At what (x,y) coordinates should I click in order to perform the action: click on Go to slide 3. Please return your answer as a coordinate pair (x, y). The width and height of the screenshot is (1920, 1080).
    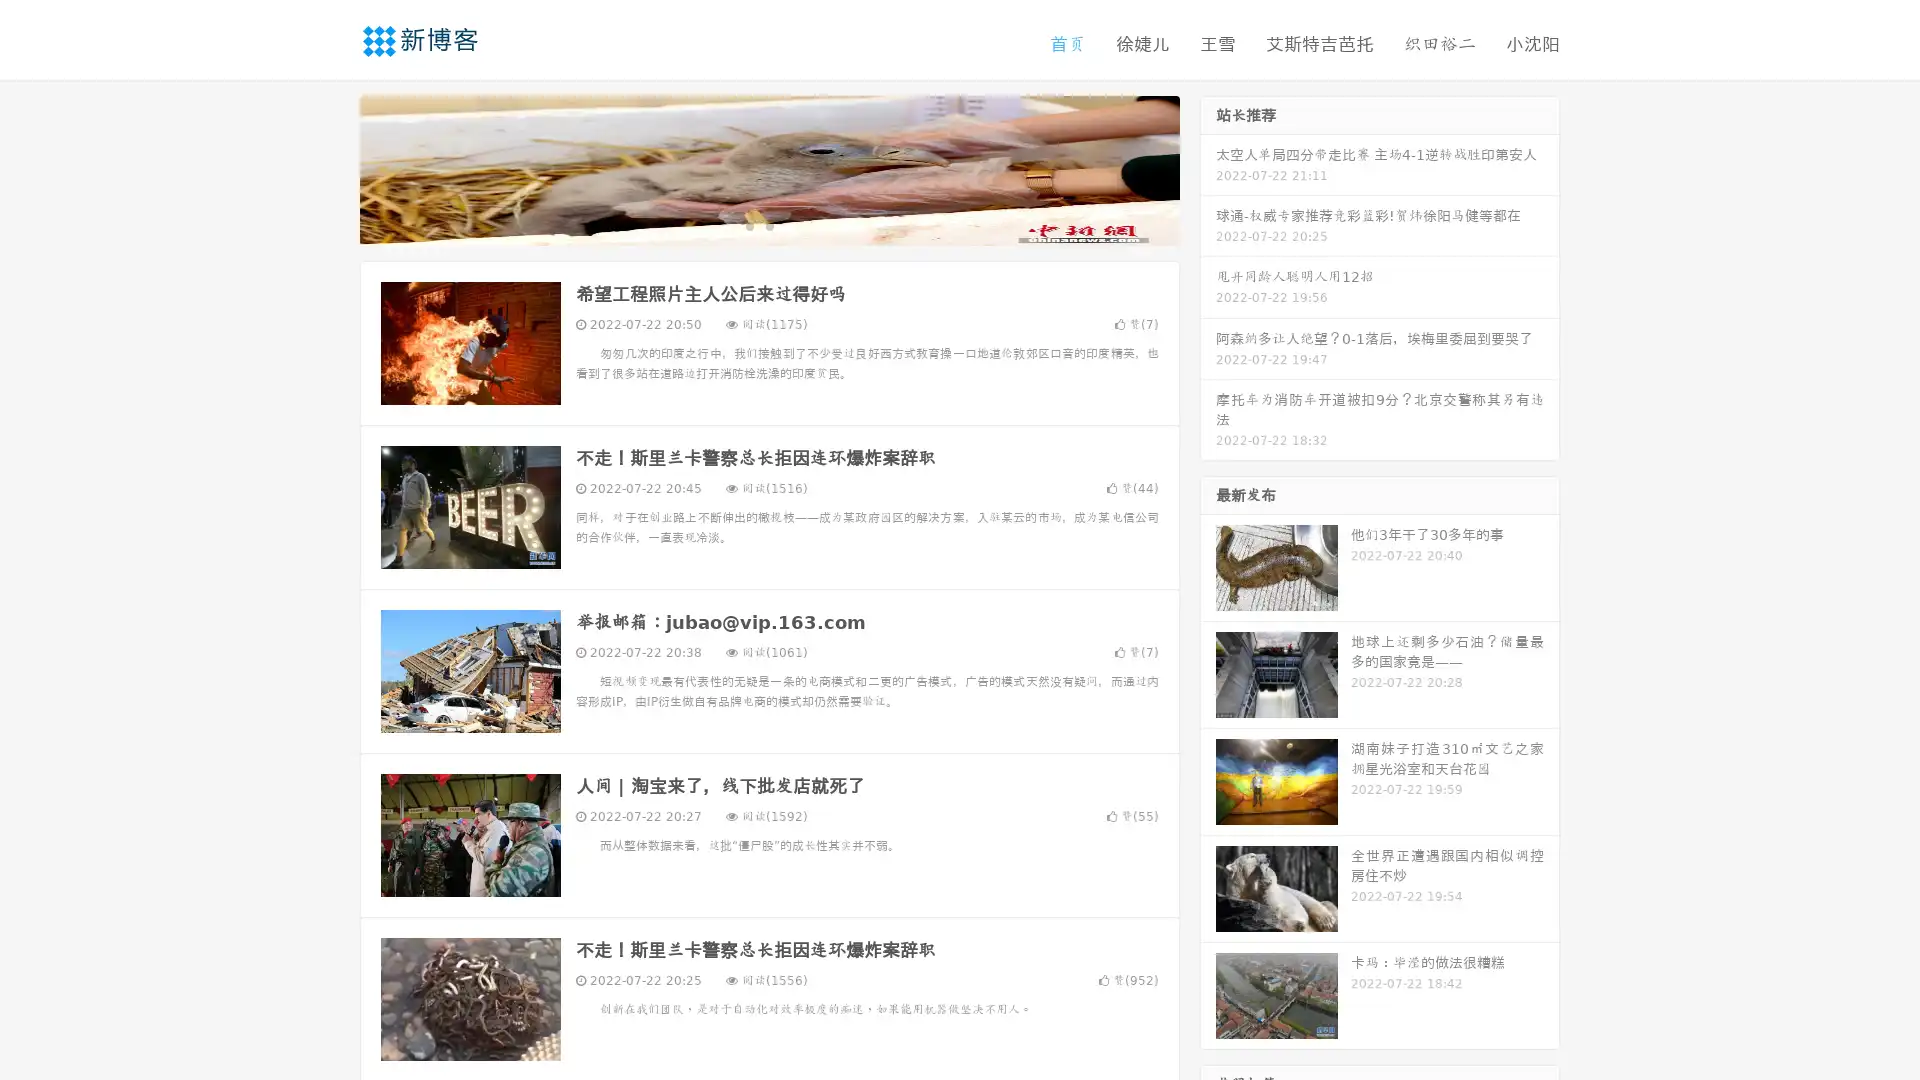
    Looking at the image, I should click on (789, 225).